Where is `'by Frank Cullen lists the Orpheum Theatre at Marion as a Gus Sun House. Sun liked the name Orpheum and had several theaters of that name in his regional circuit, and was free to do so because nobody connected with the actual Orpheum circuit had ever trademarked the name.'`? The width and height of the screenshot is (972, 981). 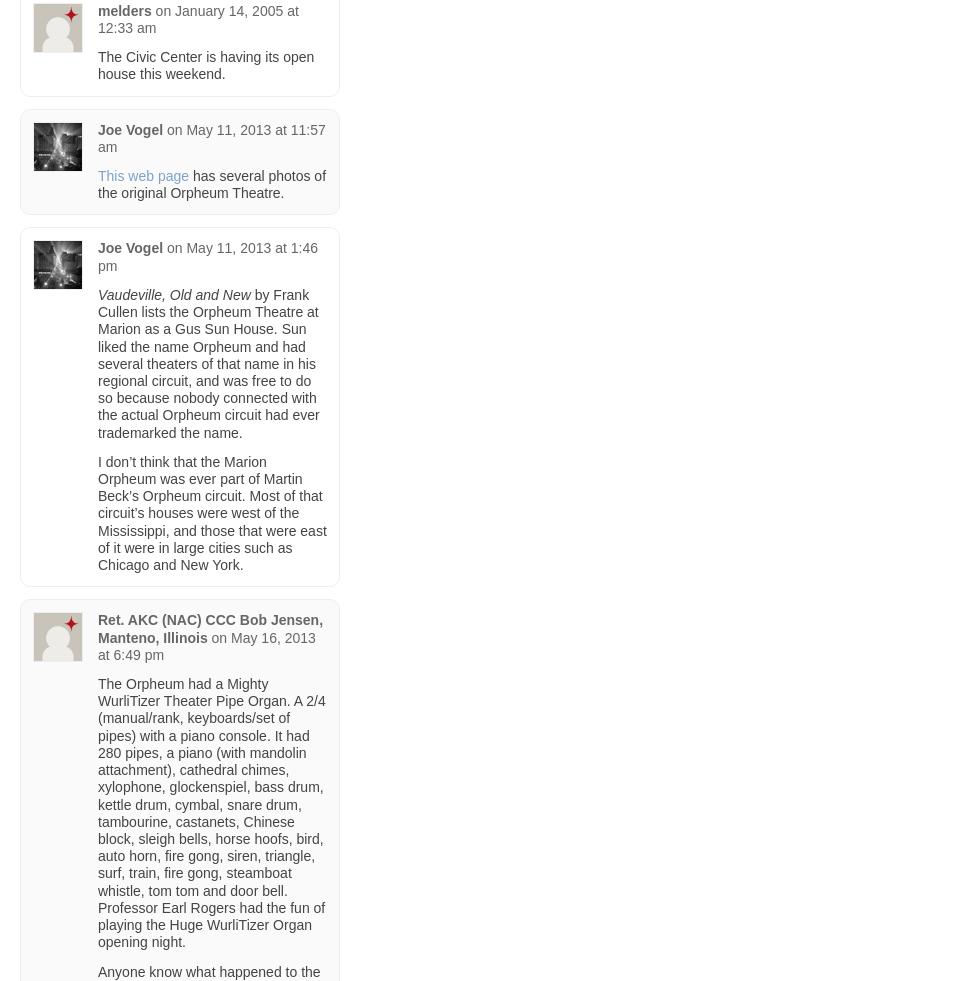 'by Frank Cullen lists the Orpheum Theatre at Marion as a Gus Sun House. Sun liked the name Orpheum and had several theaters of that name in his regional circuit, and was free to do so because nobody connected with the actual Orpheum circuit had ever trademarked the name.' is located at coordinates (96, 361).